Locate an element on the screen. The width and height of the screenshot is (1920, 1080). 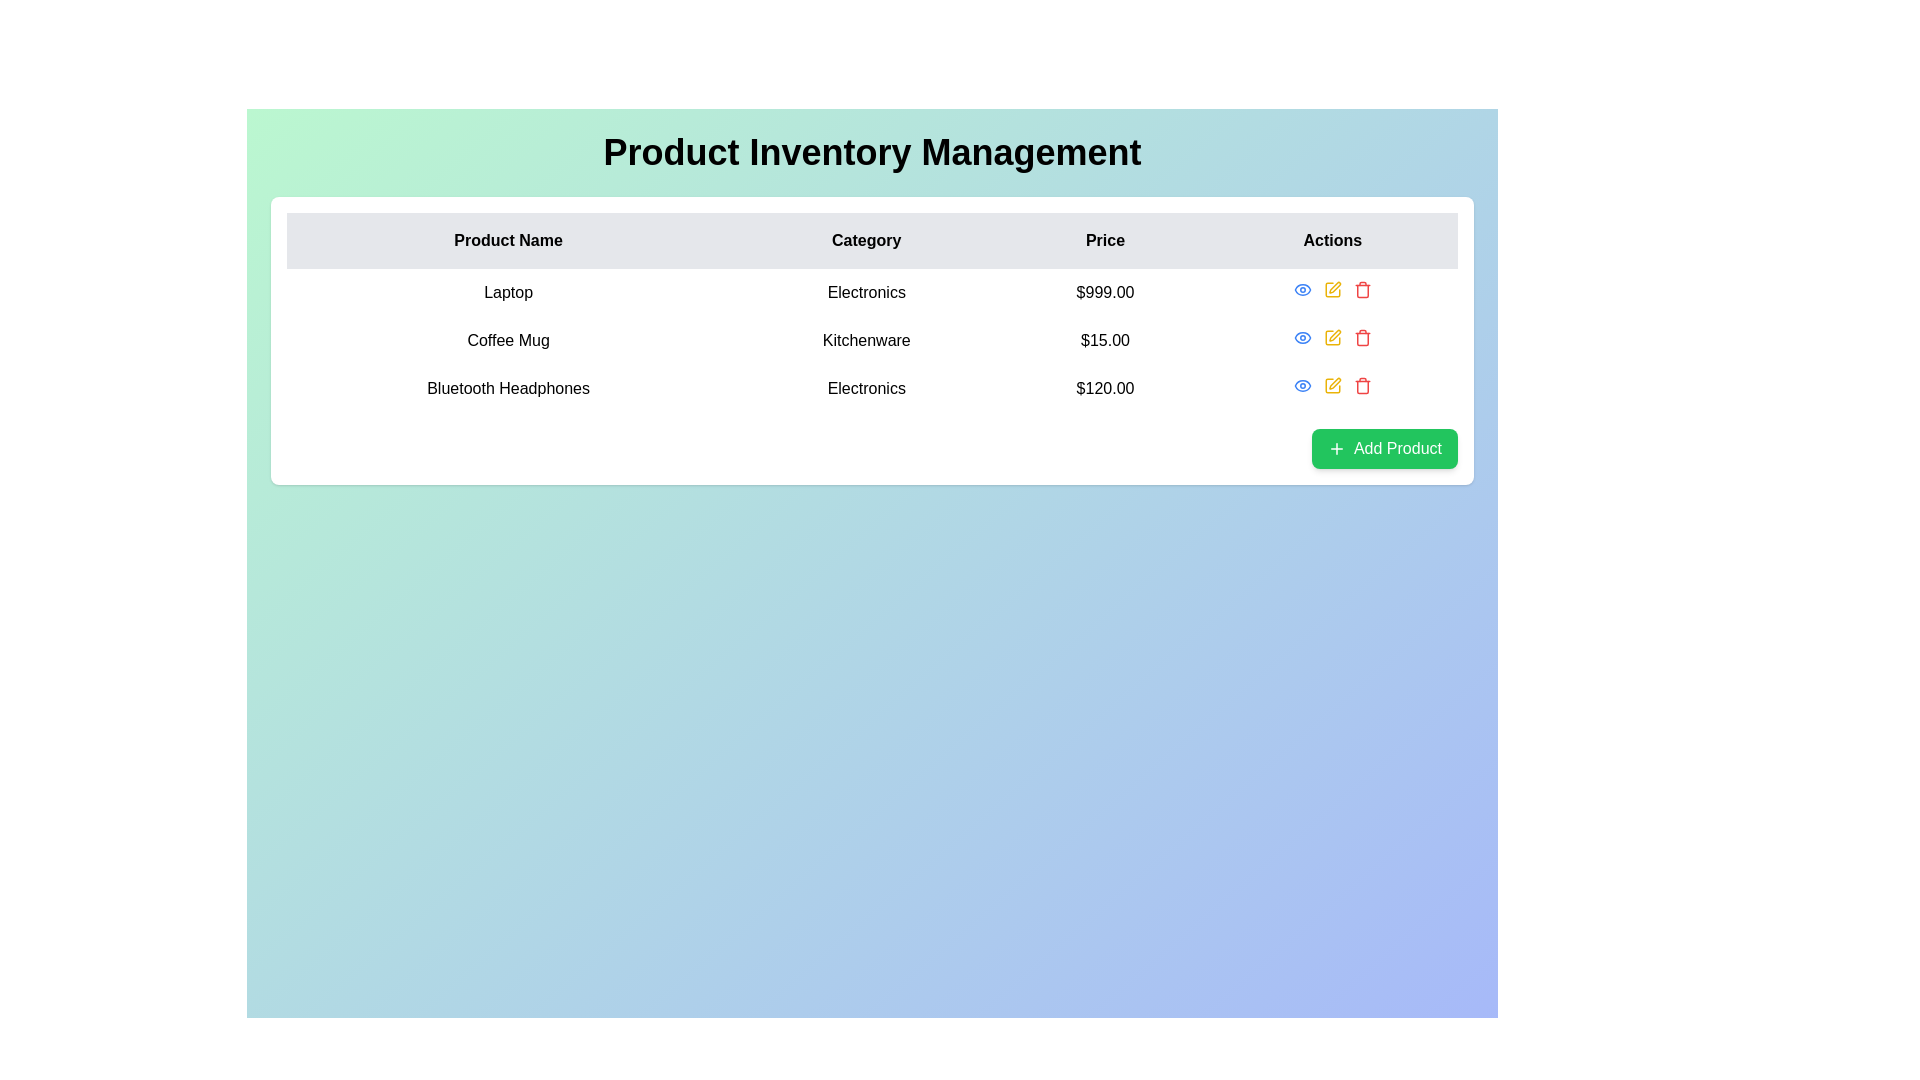
the red trash icon in the 'Actions' column of the second row in the table to initiate a delete action for the 'Coffee Mug' entry is located at coordinates (1361, 337).